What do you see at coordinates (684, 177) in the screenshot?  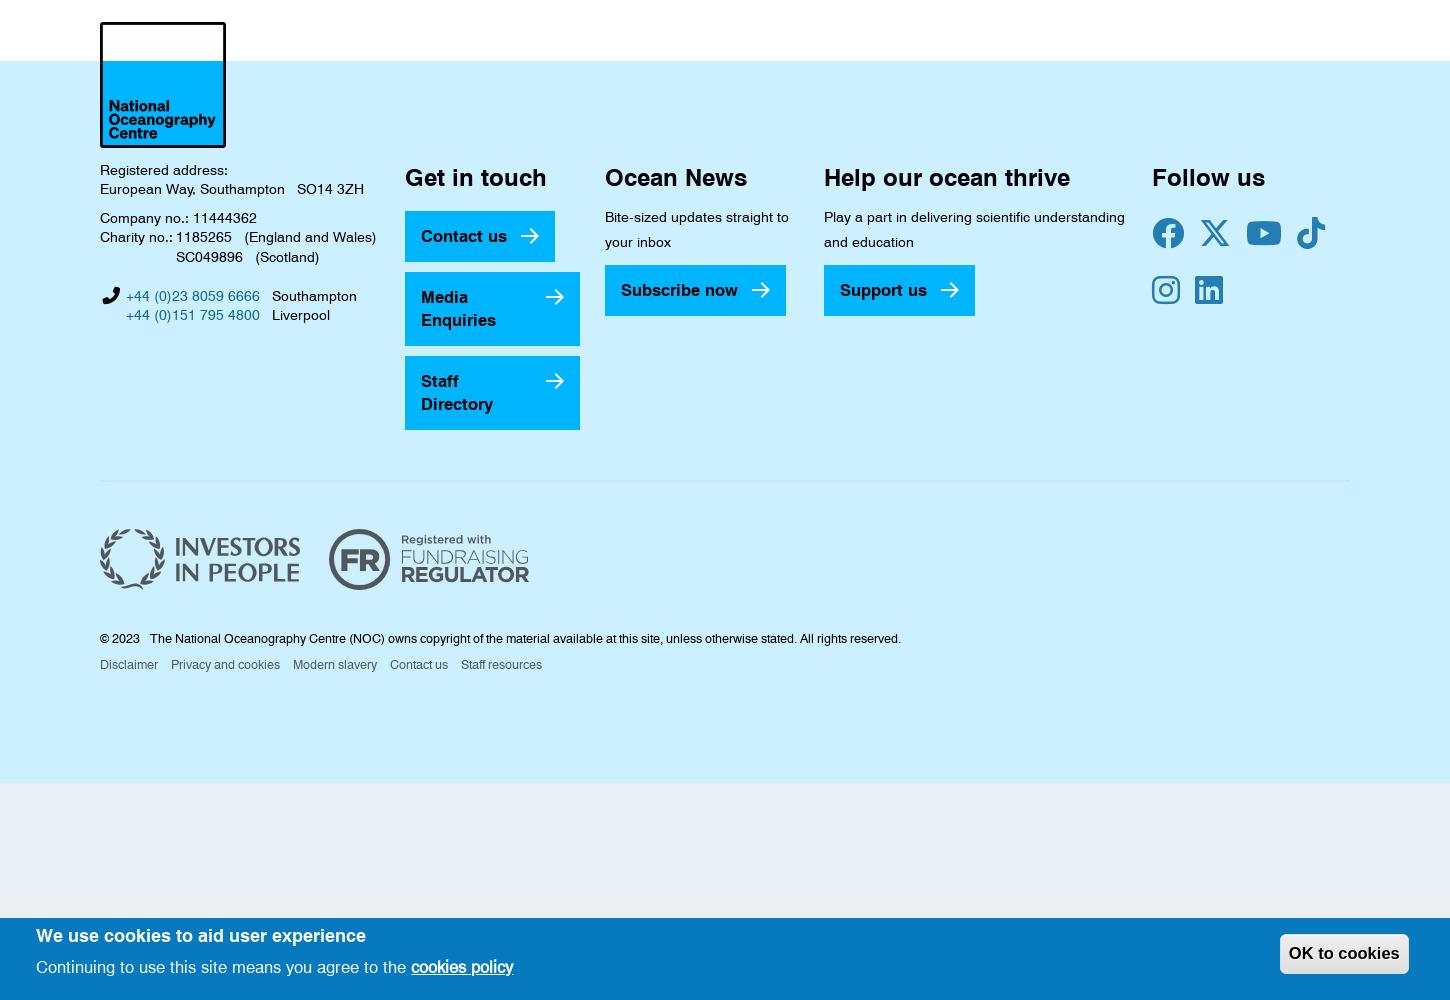 I see `'Ocean News'` at bounding box center [684, 177].